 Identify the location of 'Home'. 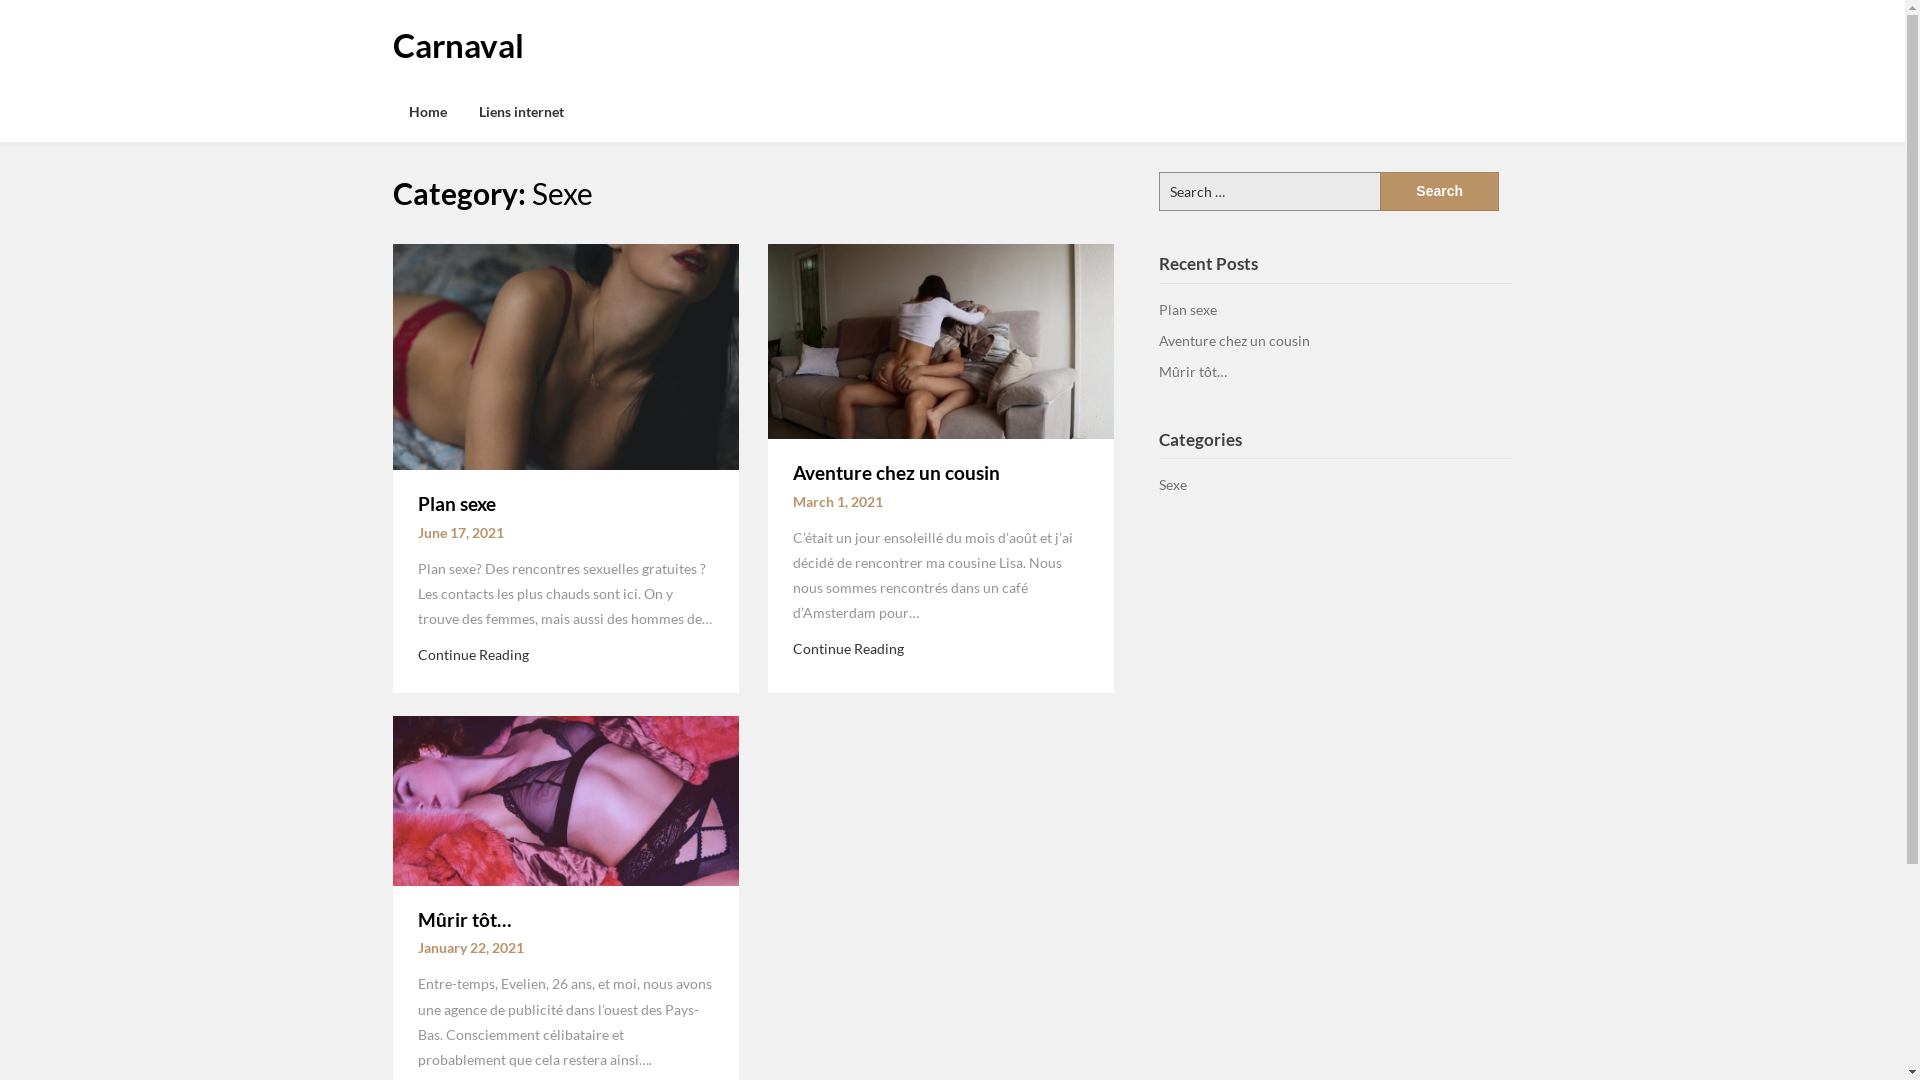
(426, 111).